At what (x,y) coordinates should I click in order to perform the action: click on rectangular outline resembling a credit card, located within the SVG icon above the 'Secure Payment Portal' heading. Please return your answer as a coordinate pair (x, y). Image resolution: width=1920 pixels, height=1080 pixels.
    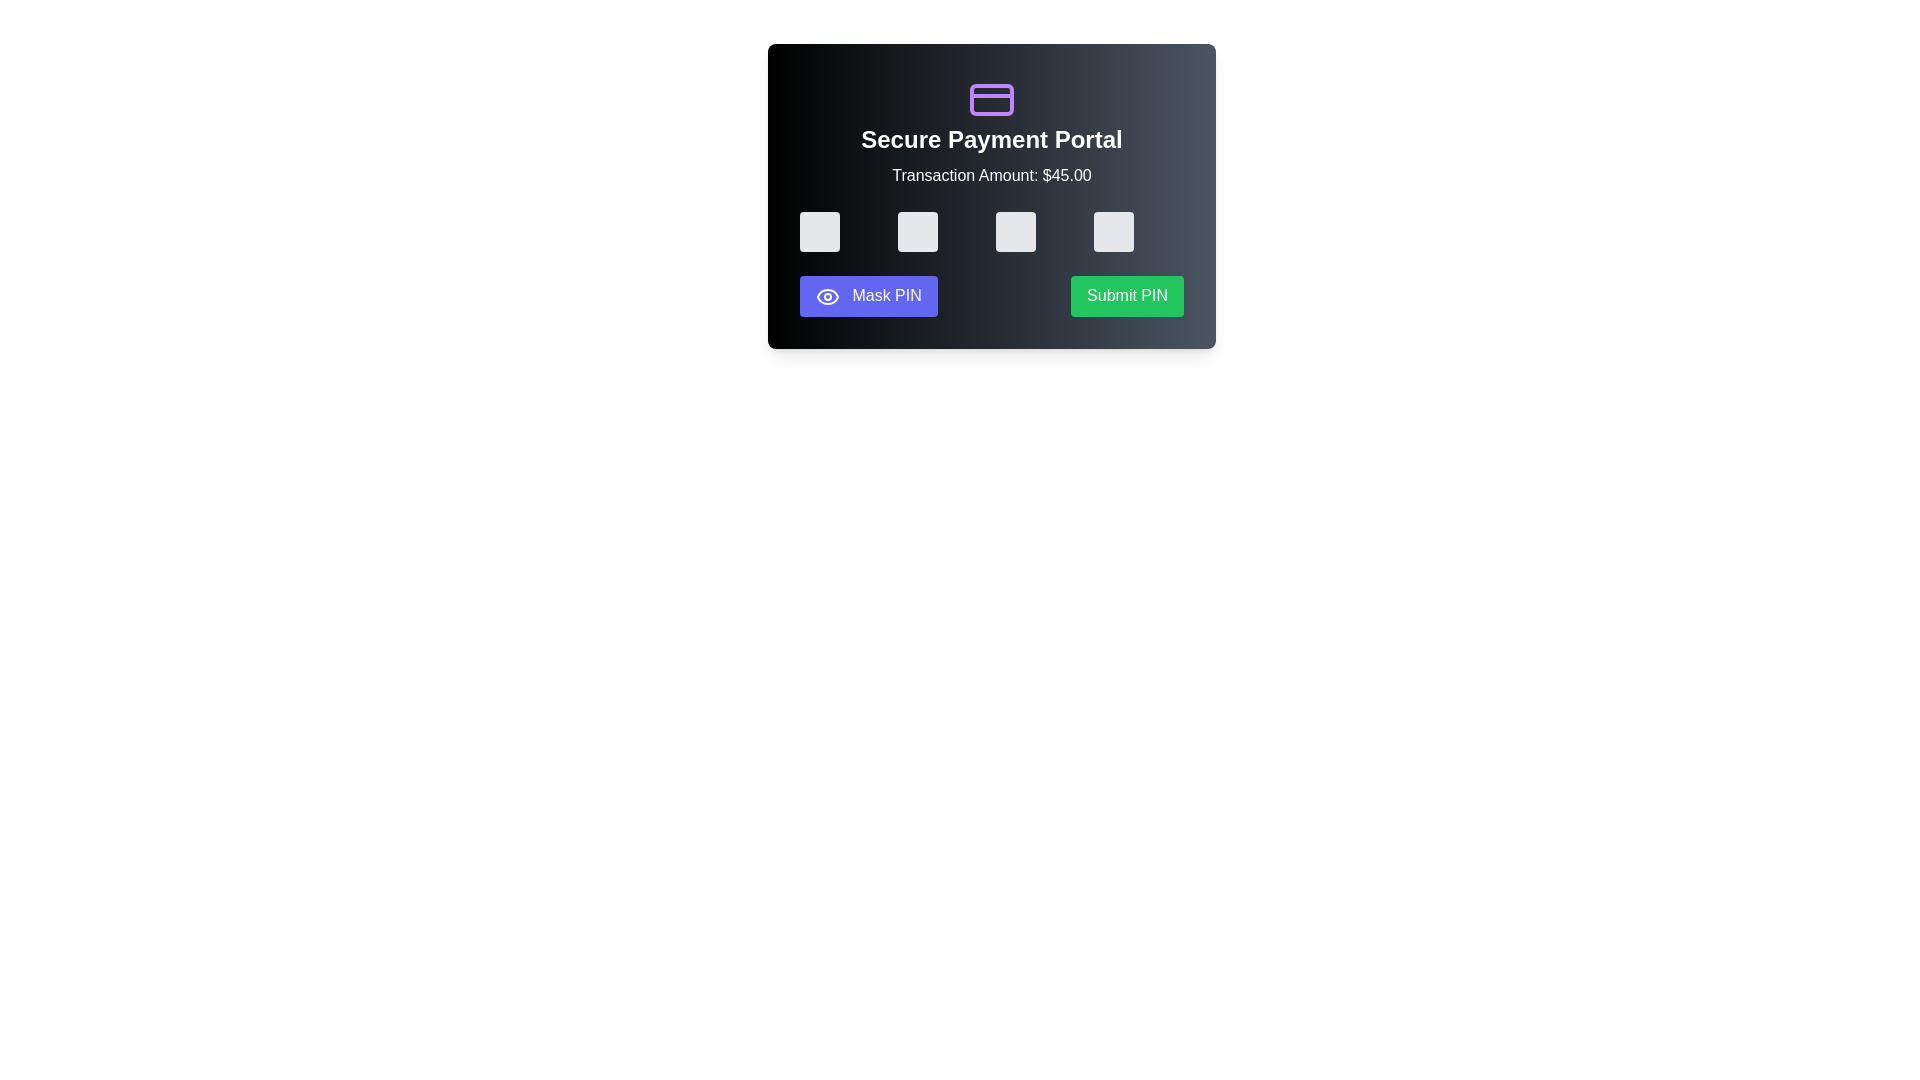
    Looking at the image, I should click on (992, 100).